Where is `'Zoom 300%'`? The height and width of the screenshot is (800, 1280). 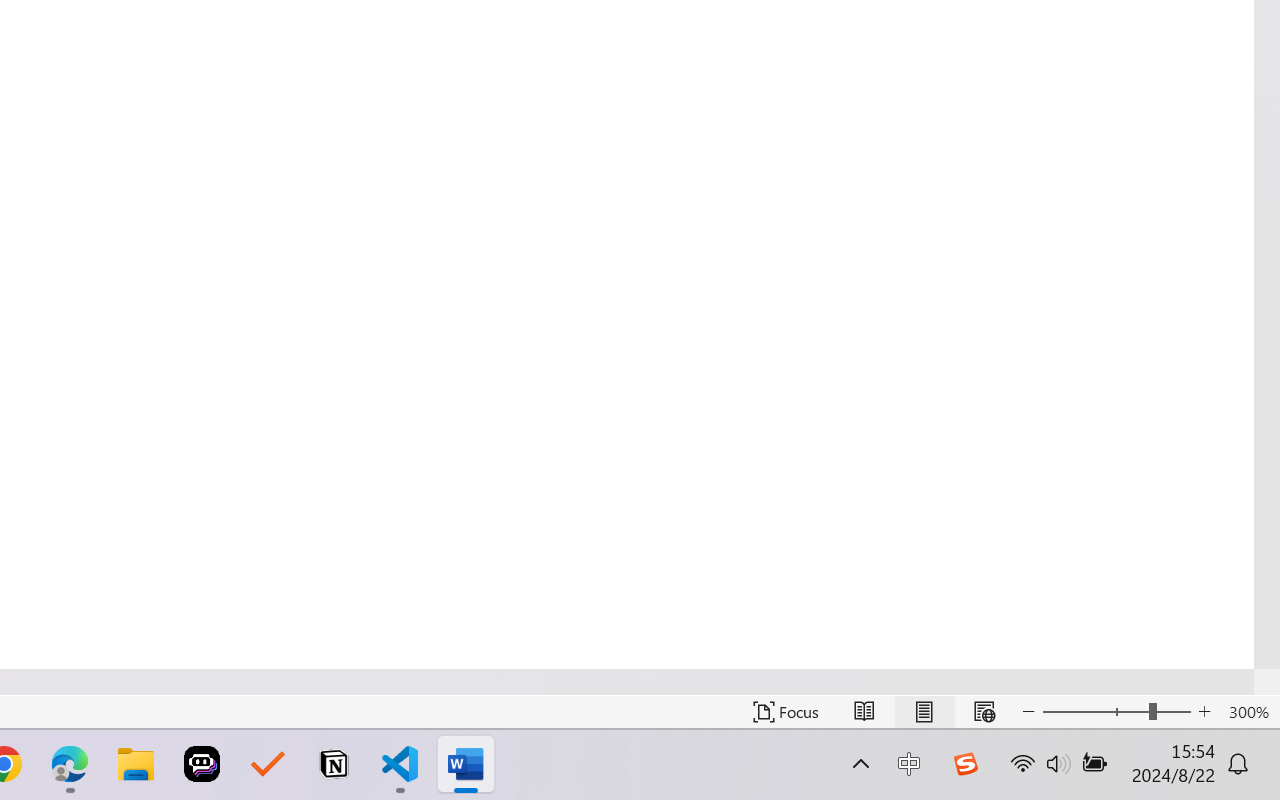
'Zoom 300%' is located at coordinates (1248, 711).